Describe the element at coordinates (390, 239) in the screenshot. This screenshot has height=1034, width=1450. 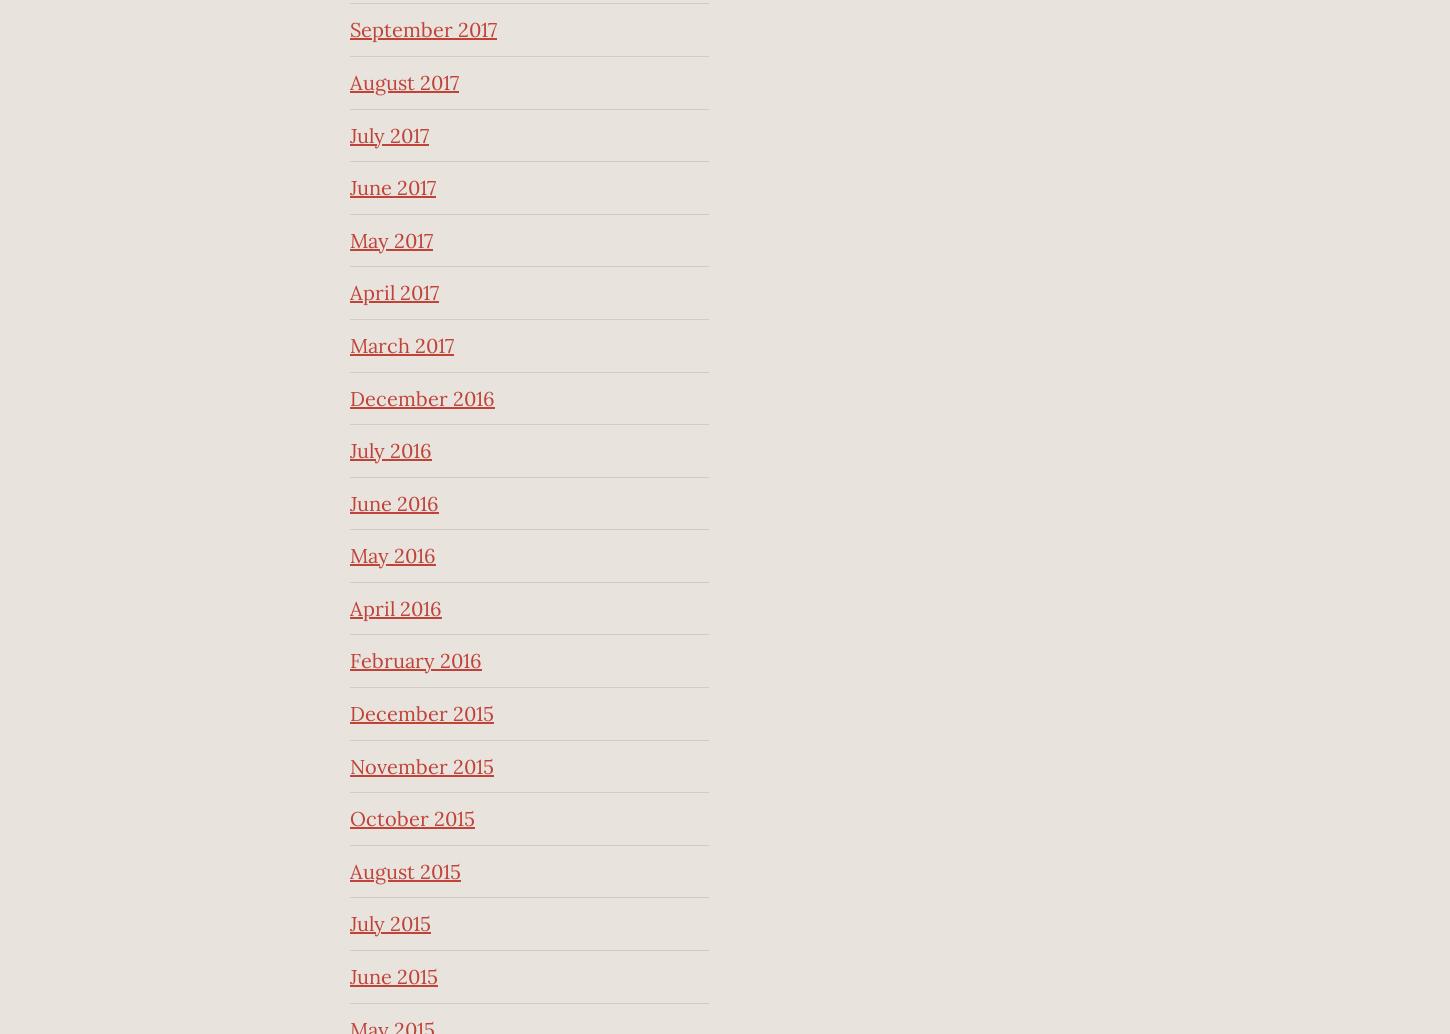
I see `'May 2017'` at that location.